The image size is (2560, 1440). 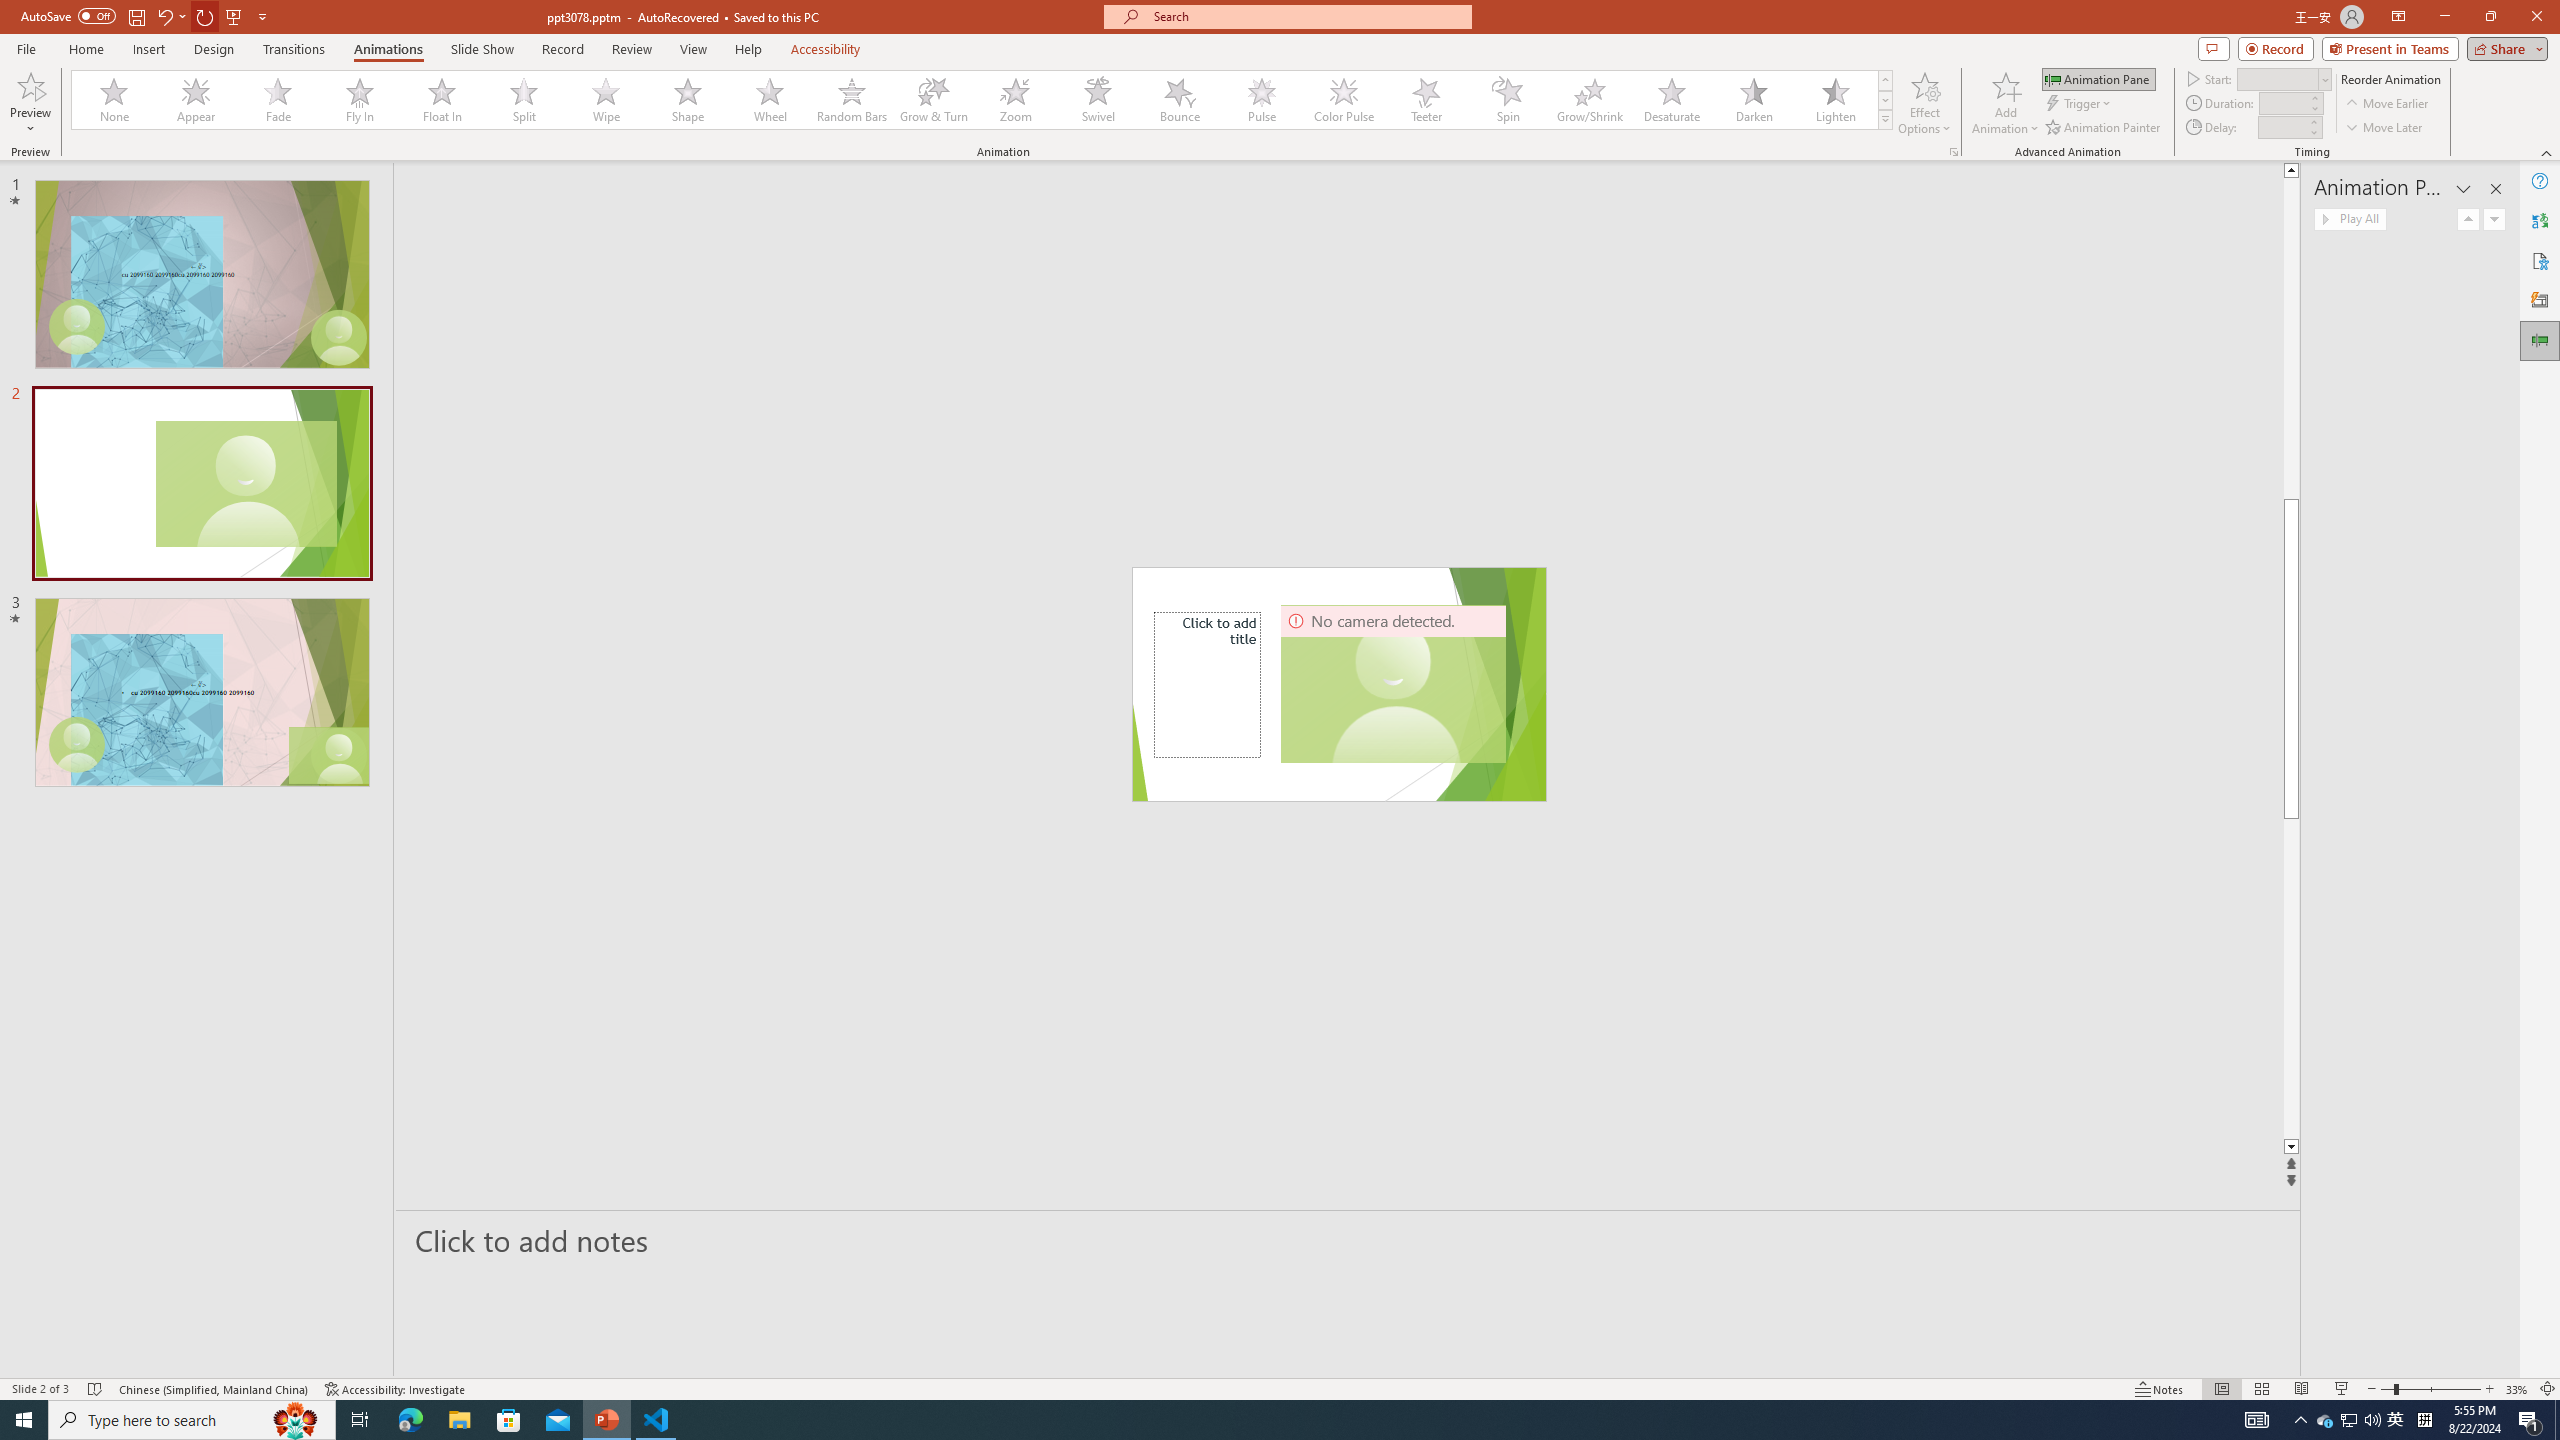 What do you see at coordinates (1507, 99) in the screenshot?
I see `'Spin'` at bounding box center [1507, 99].